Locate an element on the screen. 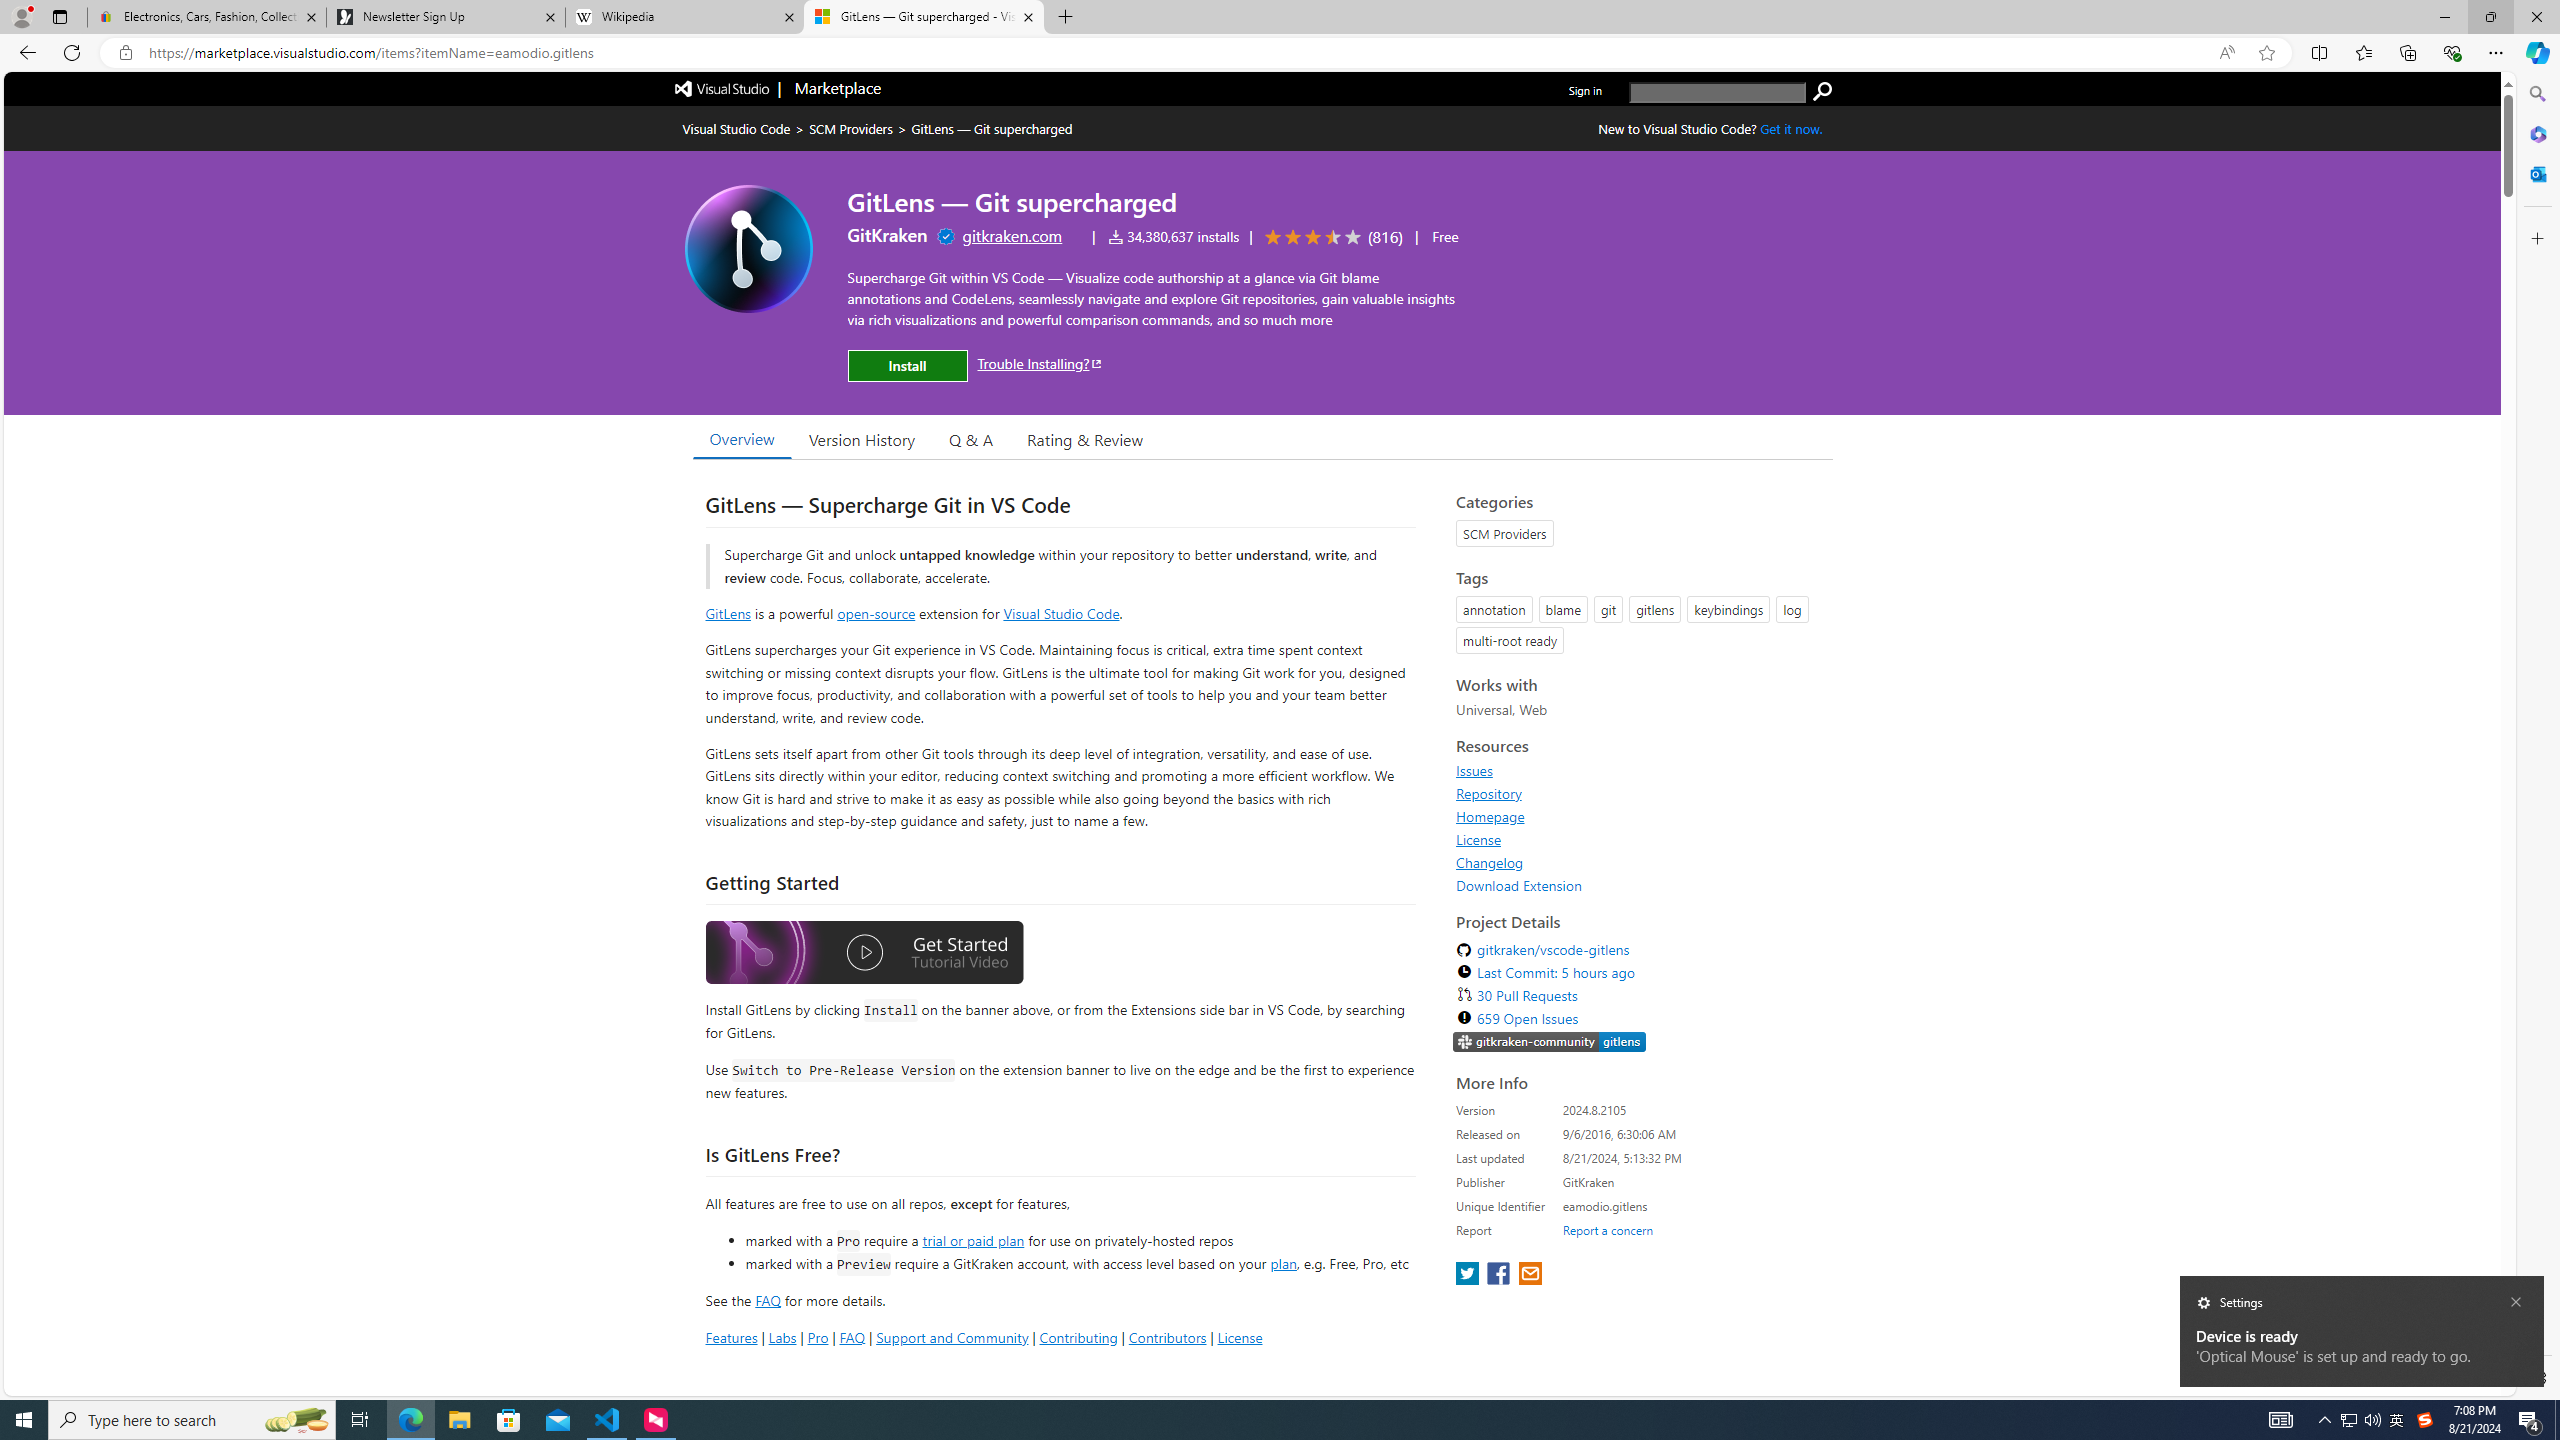 Image resolution: width=2560 pixels, height=1440 pixels. 'Labs' is located at coordinates (782, 1336).